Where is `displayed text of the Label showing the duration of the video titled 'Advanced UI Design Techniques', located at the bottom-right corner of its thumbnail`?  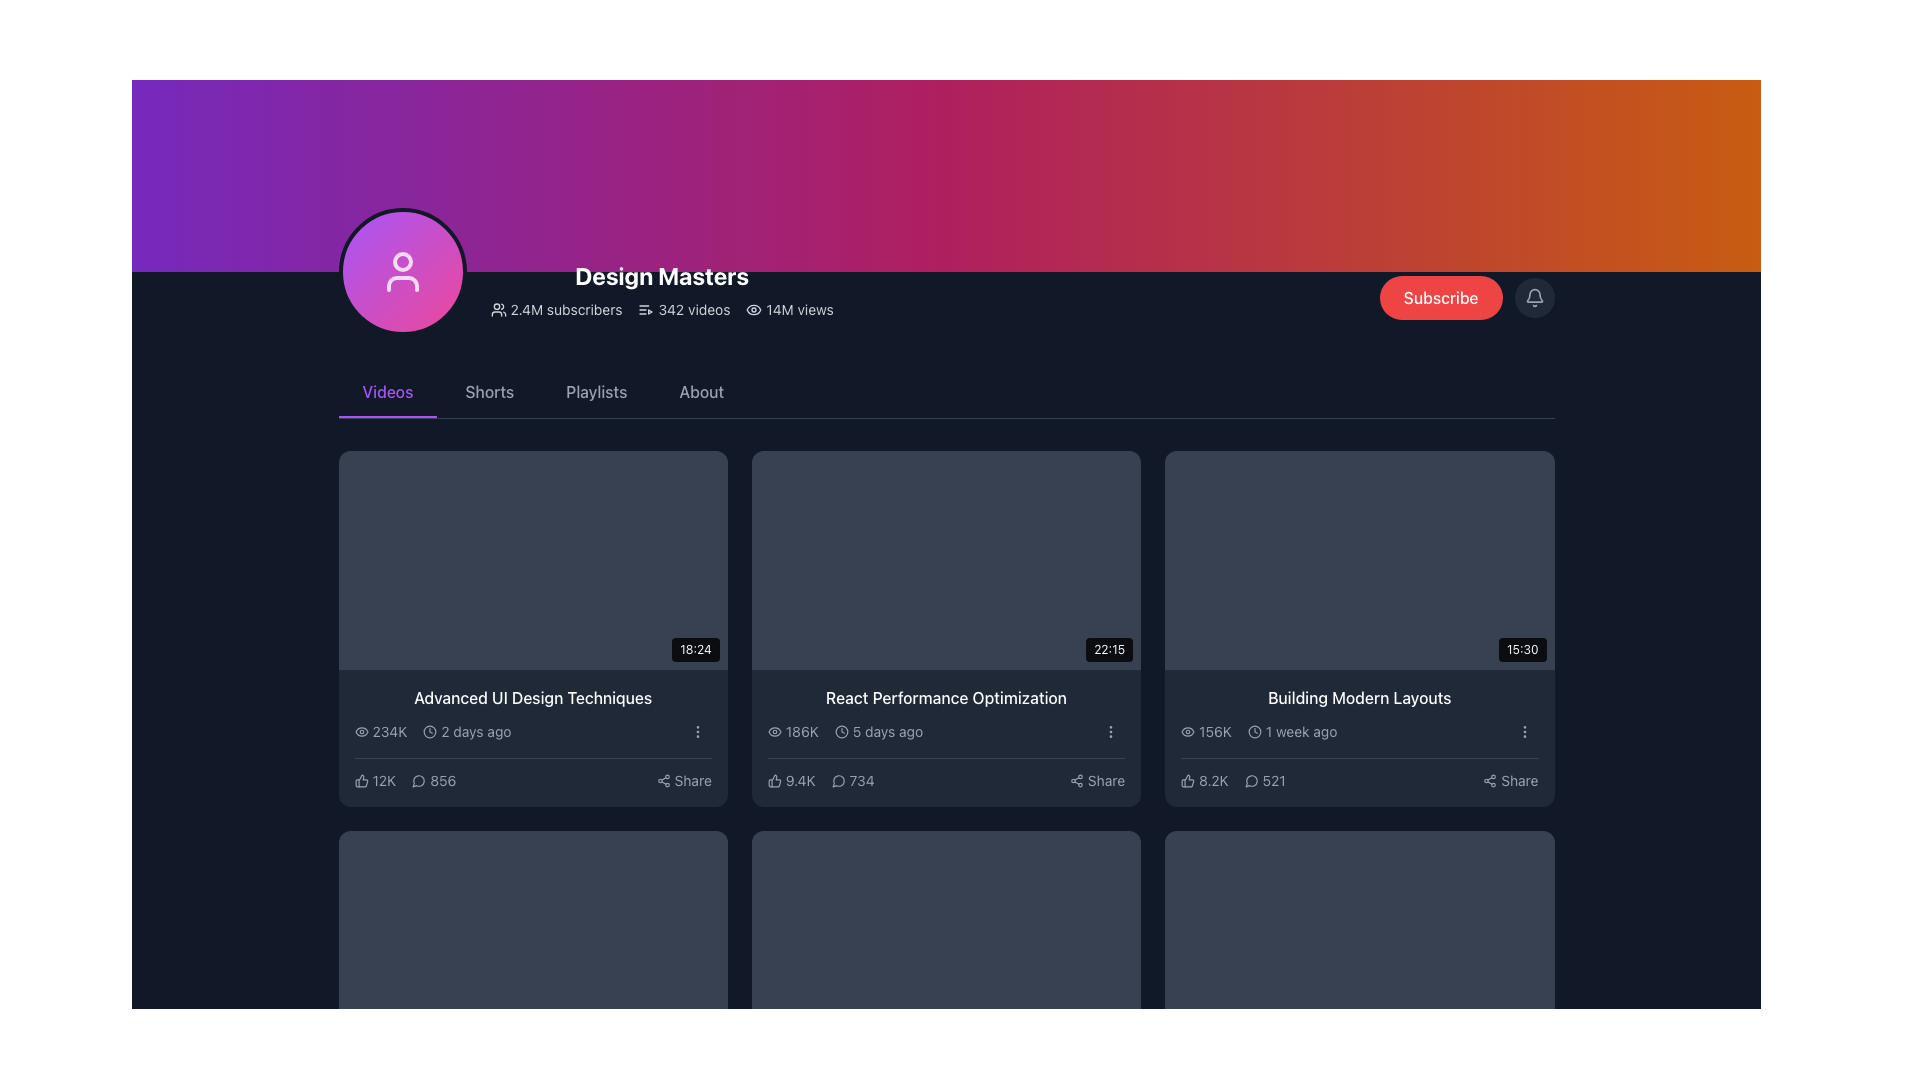 displayed text of the Label showing the duration of the video titled 'Advanced UI Design Techniques', located at the bottom-right corner of its thumbnail is located at coordinates (696, 649).